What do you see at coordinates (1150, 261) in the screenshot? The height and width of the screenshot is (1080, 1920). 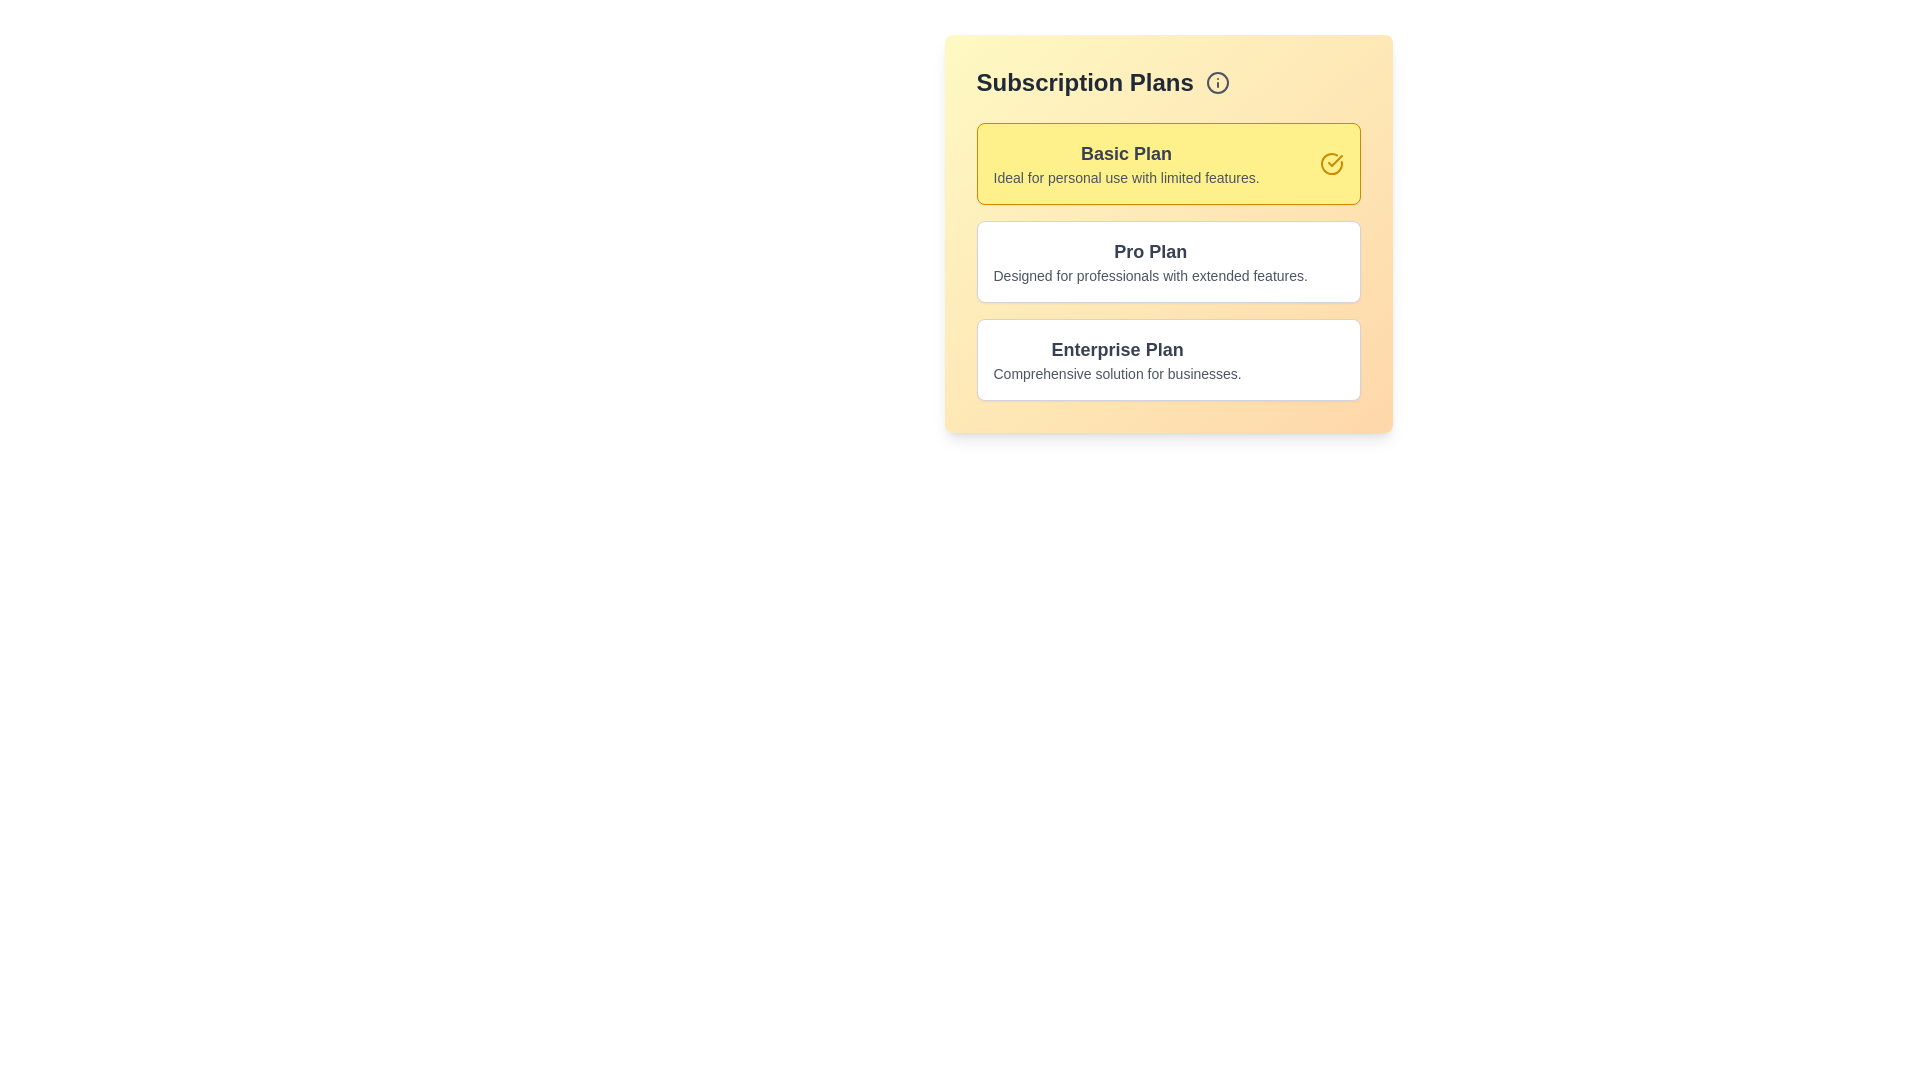 I see `text content of the 'Pro Plan' Text Block, which is centrally aligned in the subscription interface, located in the second row between the 'Basic Plan' and 'Enterprise Plan'` at bounding box center [1150, 261].